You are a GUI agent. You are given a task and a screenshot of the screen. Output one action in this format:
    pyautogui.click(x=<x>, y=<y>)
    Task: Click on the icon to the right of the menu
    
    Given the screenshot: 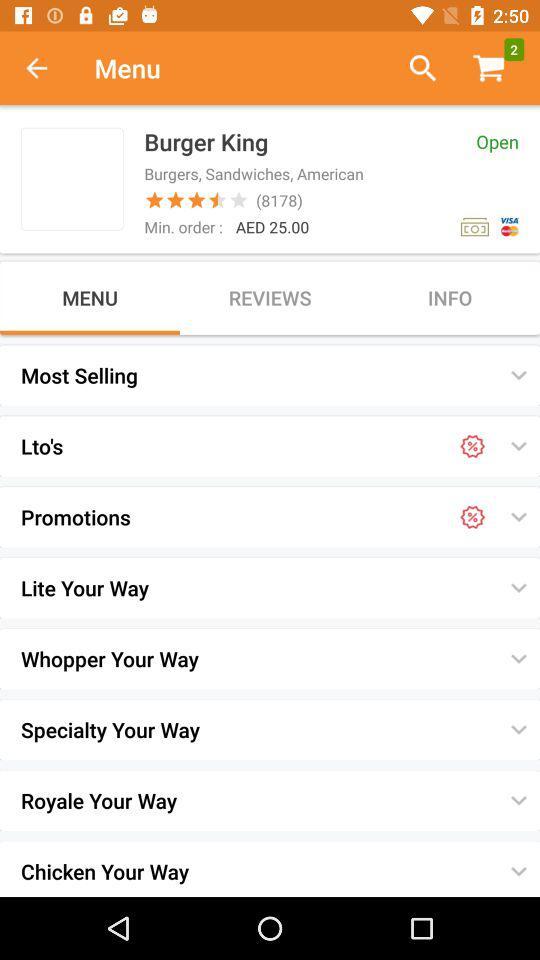 What is the action you would take?
    pyautogui.click(x=414, y=68)
    